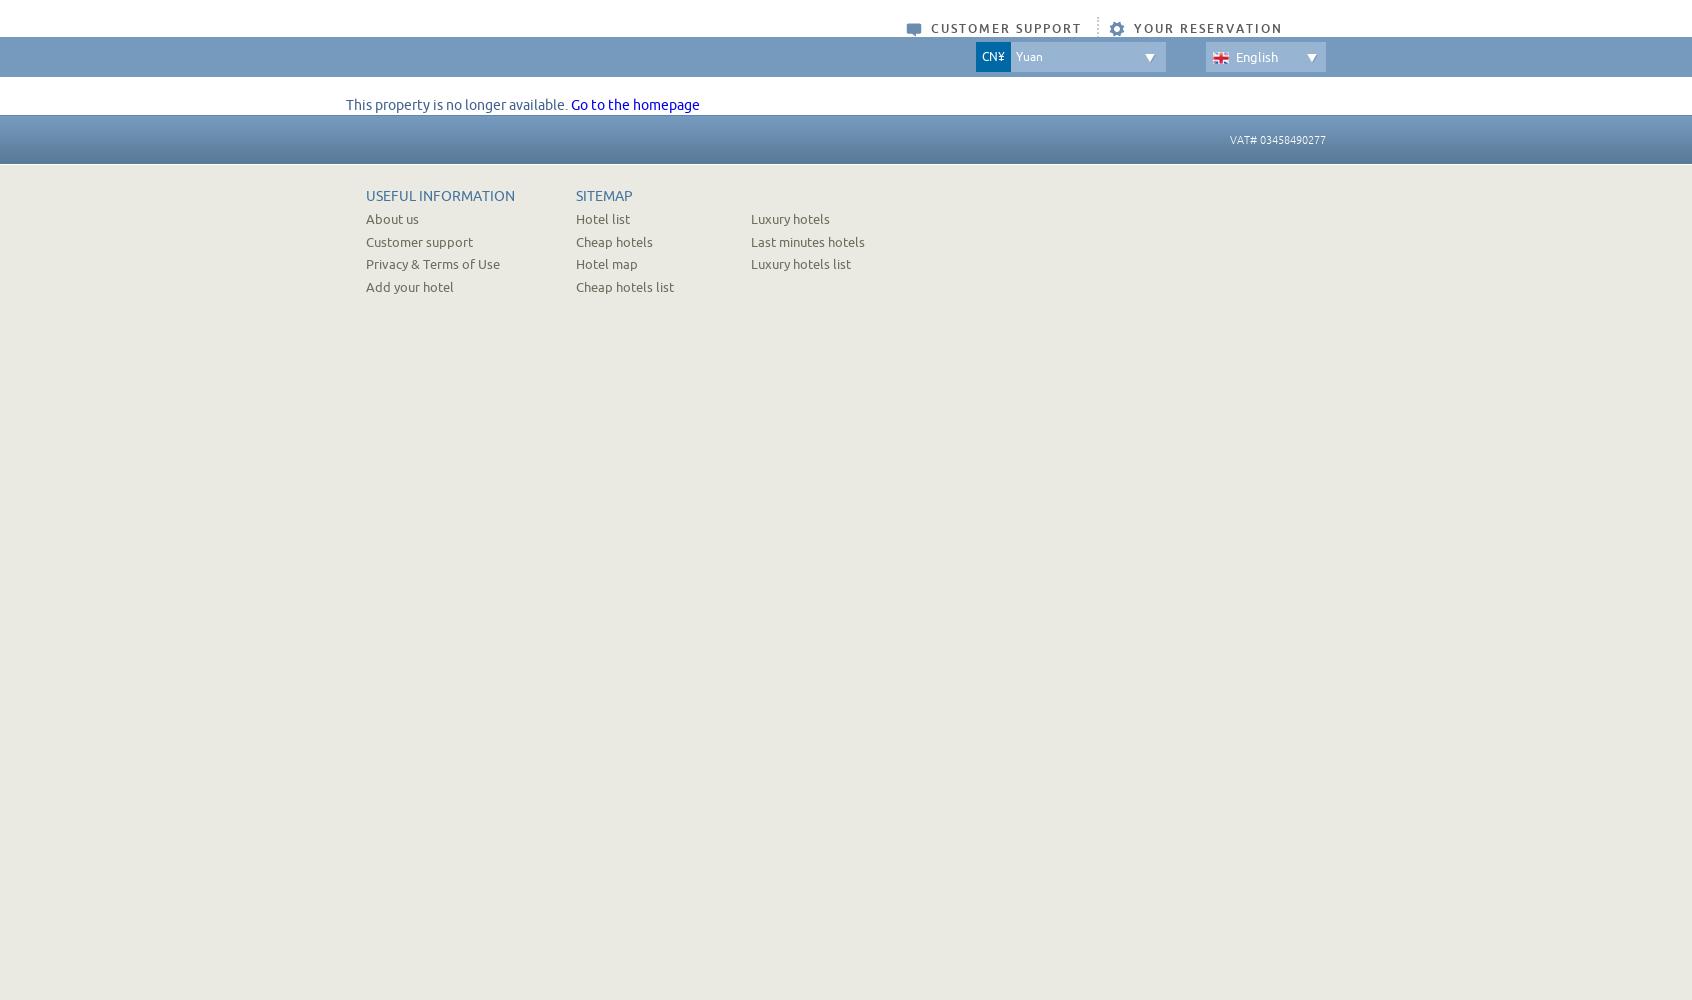 The image size is (1692, 1000). I want to click on 'About us', so click(392, 218).